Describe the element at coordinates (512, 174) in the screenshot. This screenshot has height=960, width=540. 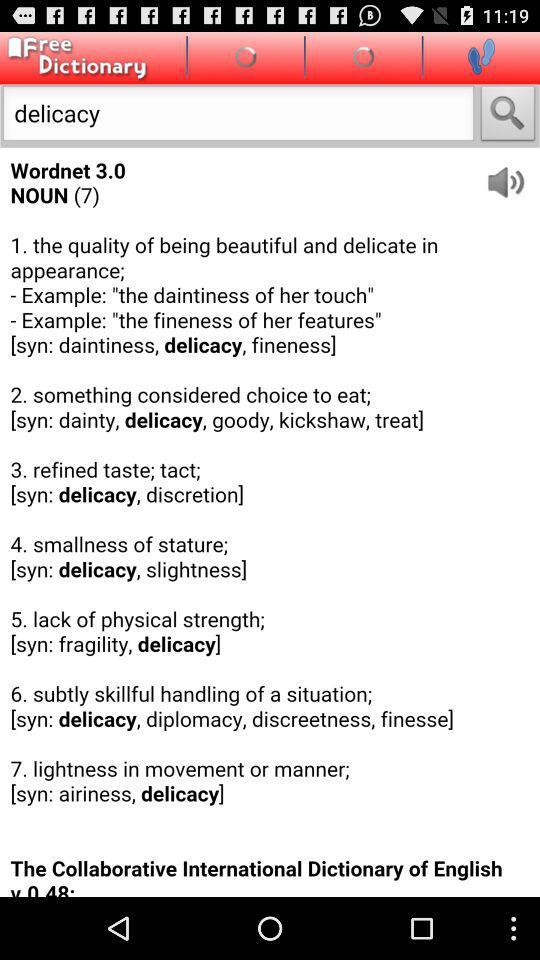
I see `hear word spoken` at that location.